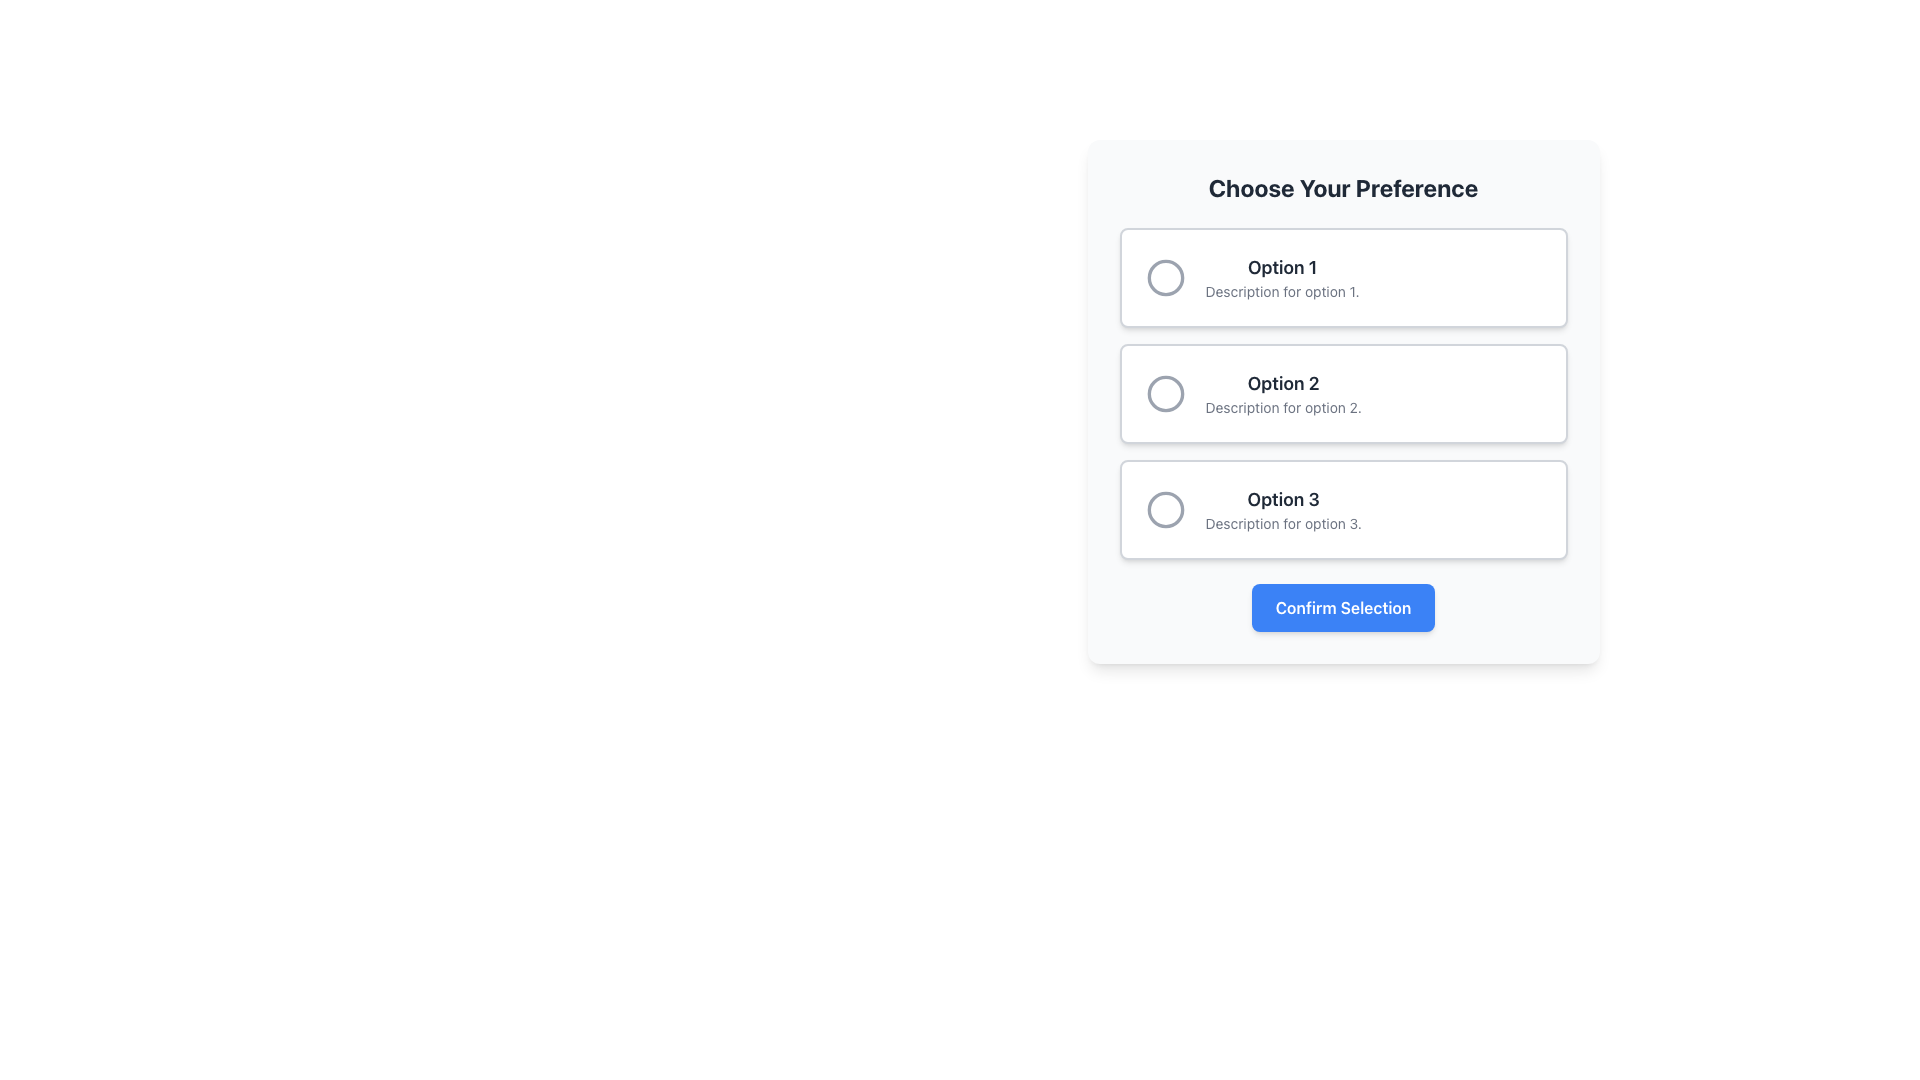 Image resolution: width=1920 pixels, height=1080 pixels. Describe the element at coordinates (1283, 393) in the screenshot. I see `the descriptive text block for 'Option 2', which is the second item in a vertically stacked group of three options in a card format` at that location.